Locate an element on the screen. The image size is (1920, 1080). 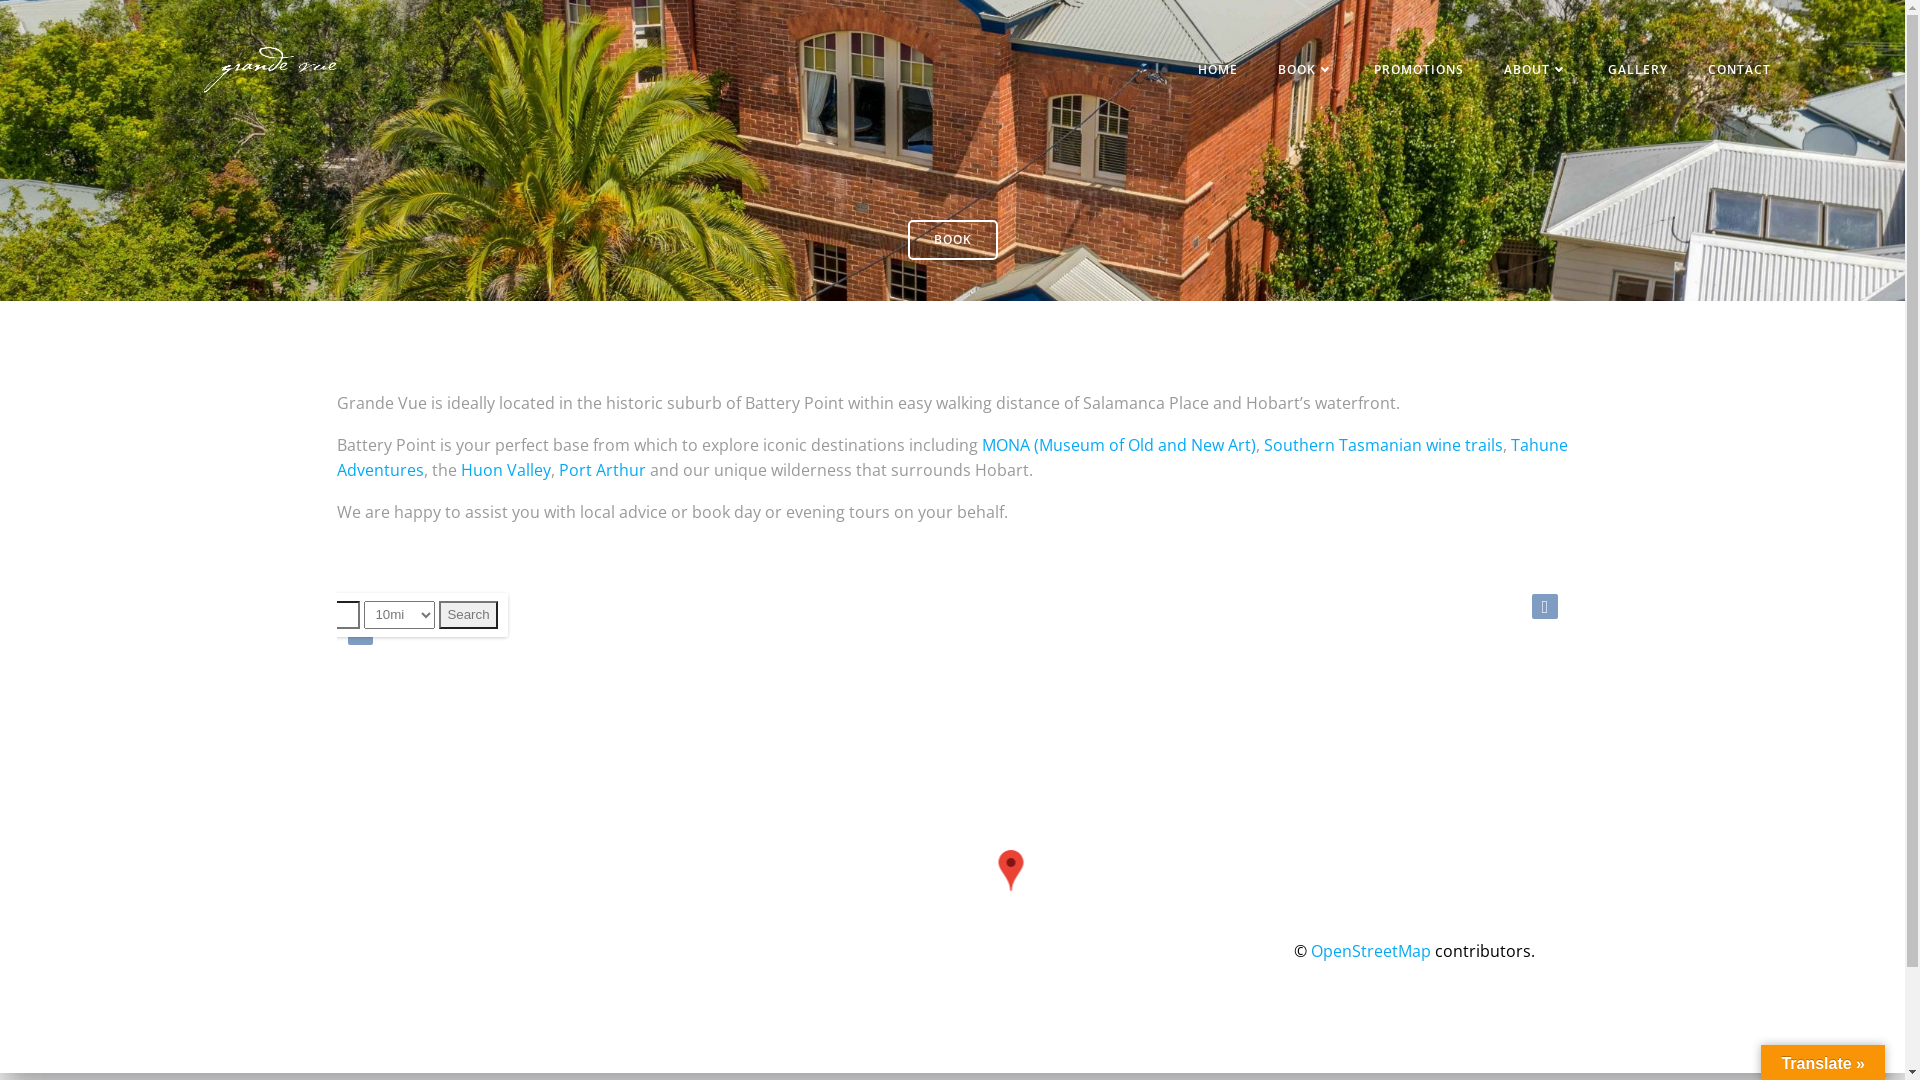
'BOOK' is located at coordinates (1305, 68).